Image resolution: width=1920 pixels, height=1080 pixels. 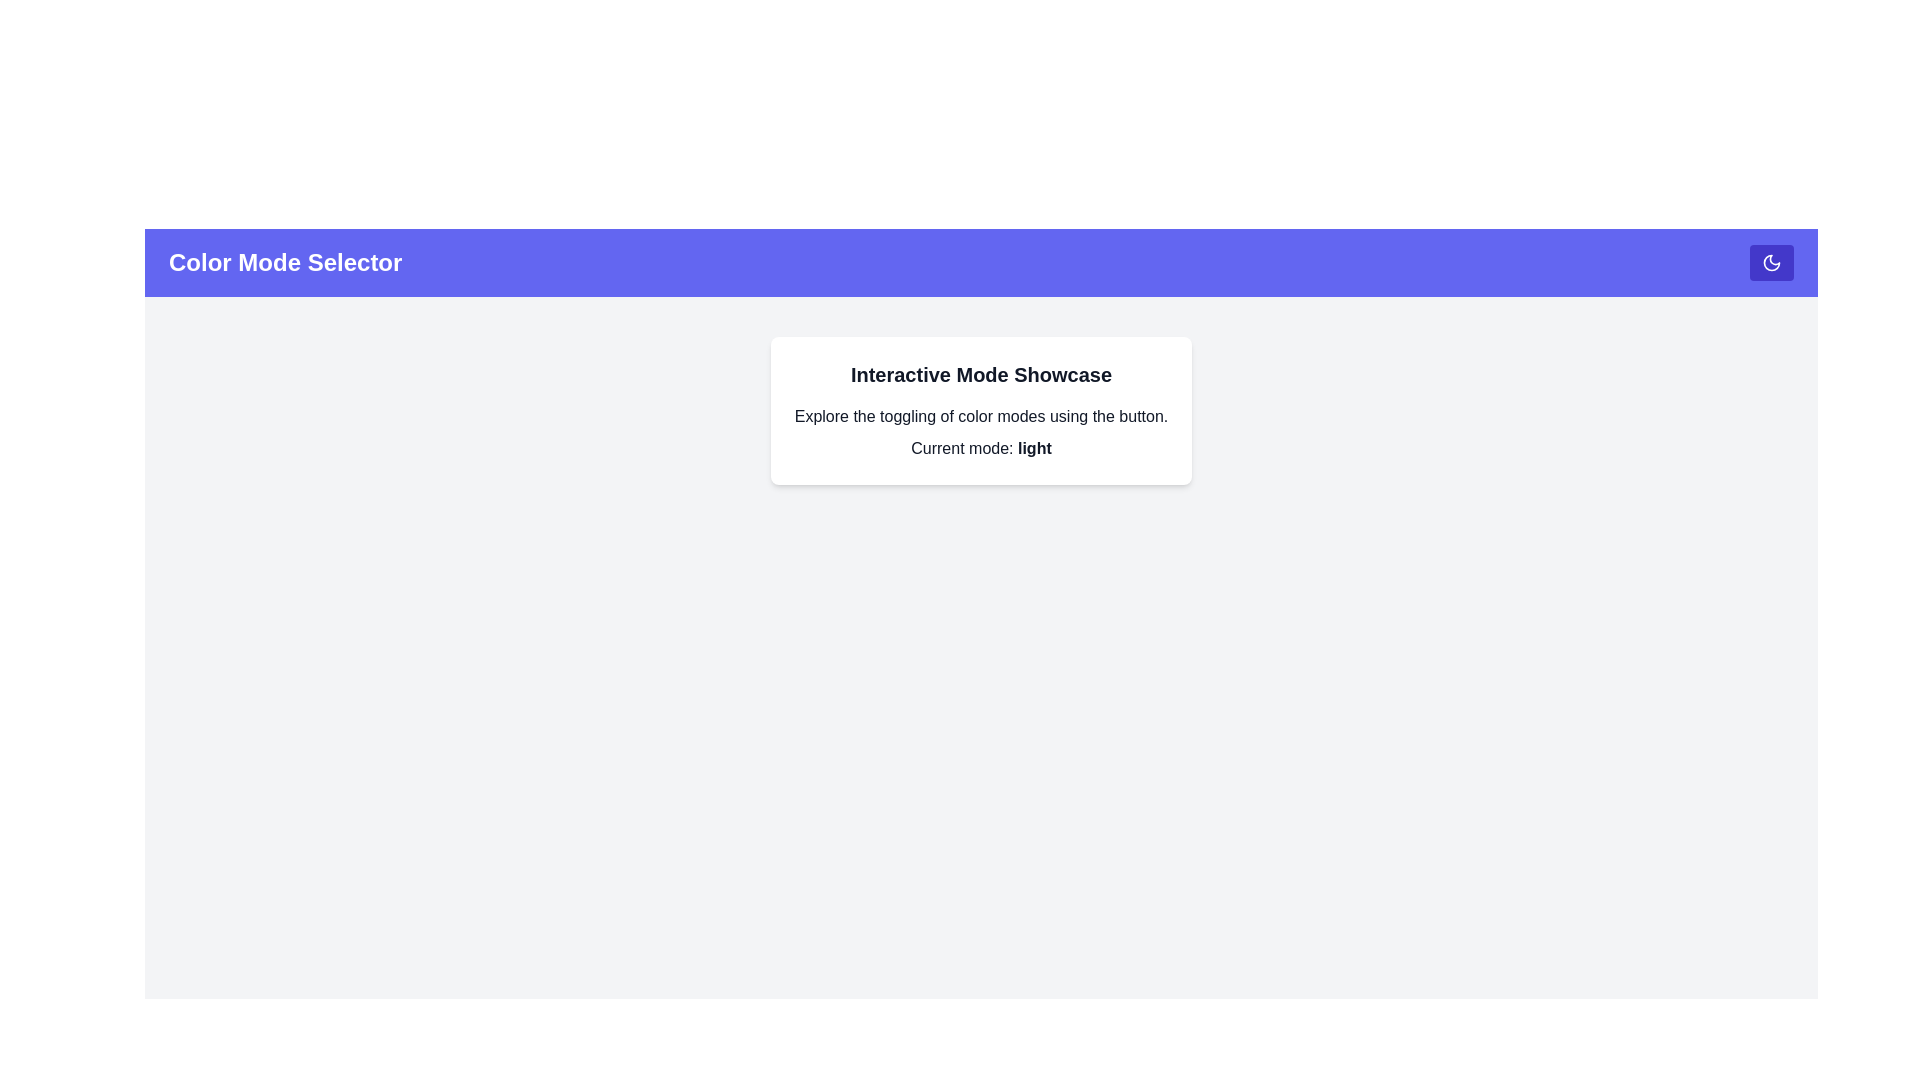 What do you see at coordinates (1771, 261) in the screenshot?
I see `the crescent moon icon located at the top-right corner of the header bar` at bounding box center [1771, 261].